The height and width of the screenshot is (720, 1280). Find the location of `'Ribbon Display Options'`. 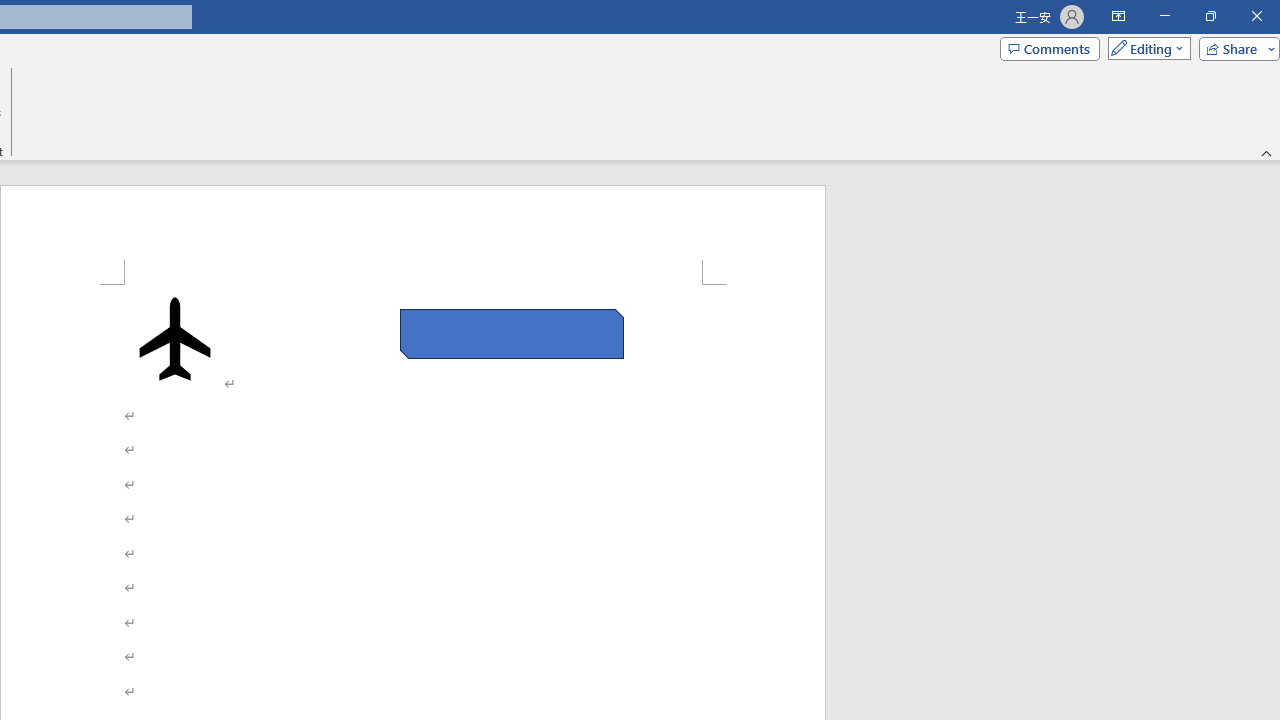

'Ribbon Display Options' is located at coordinates (1117, 16).